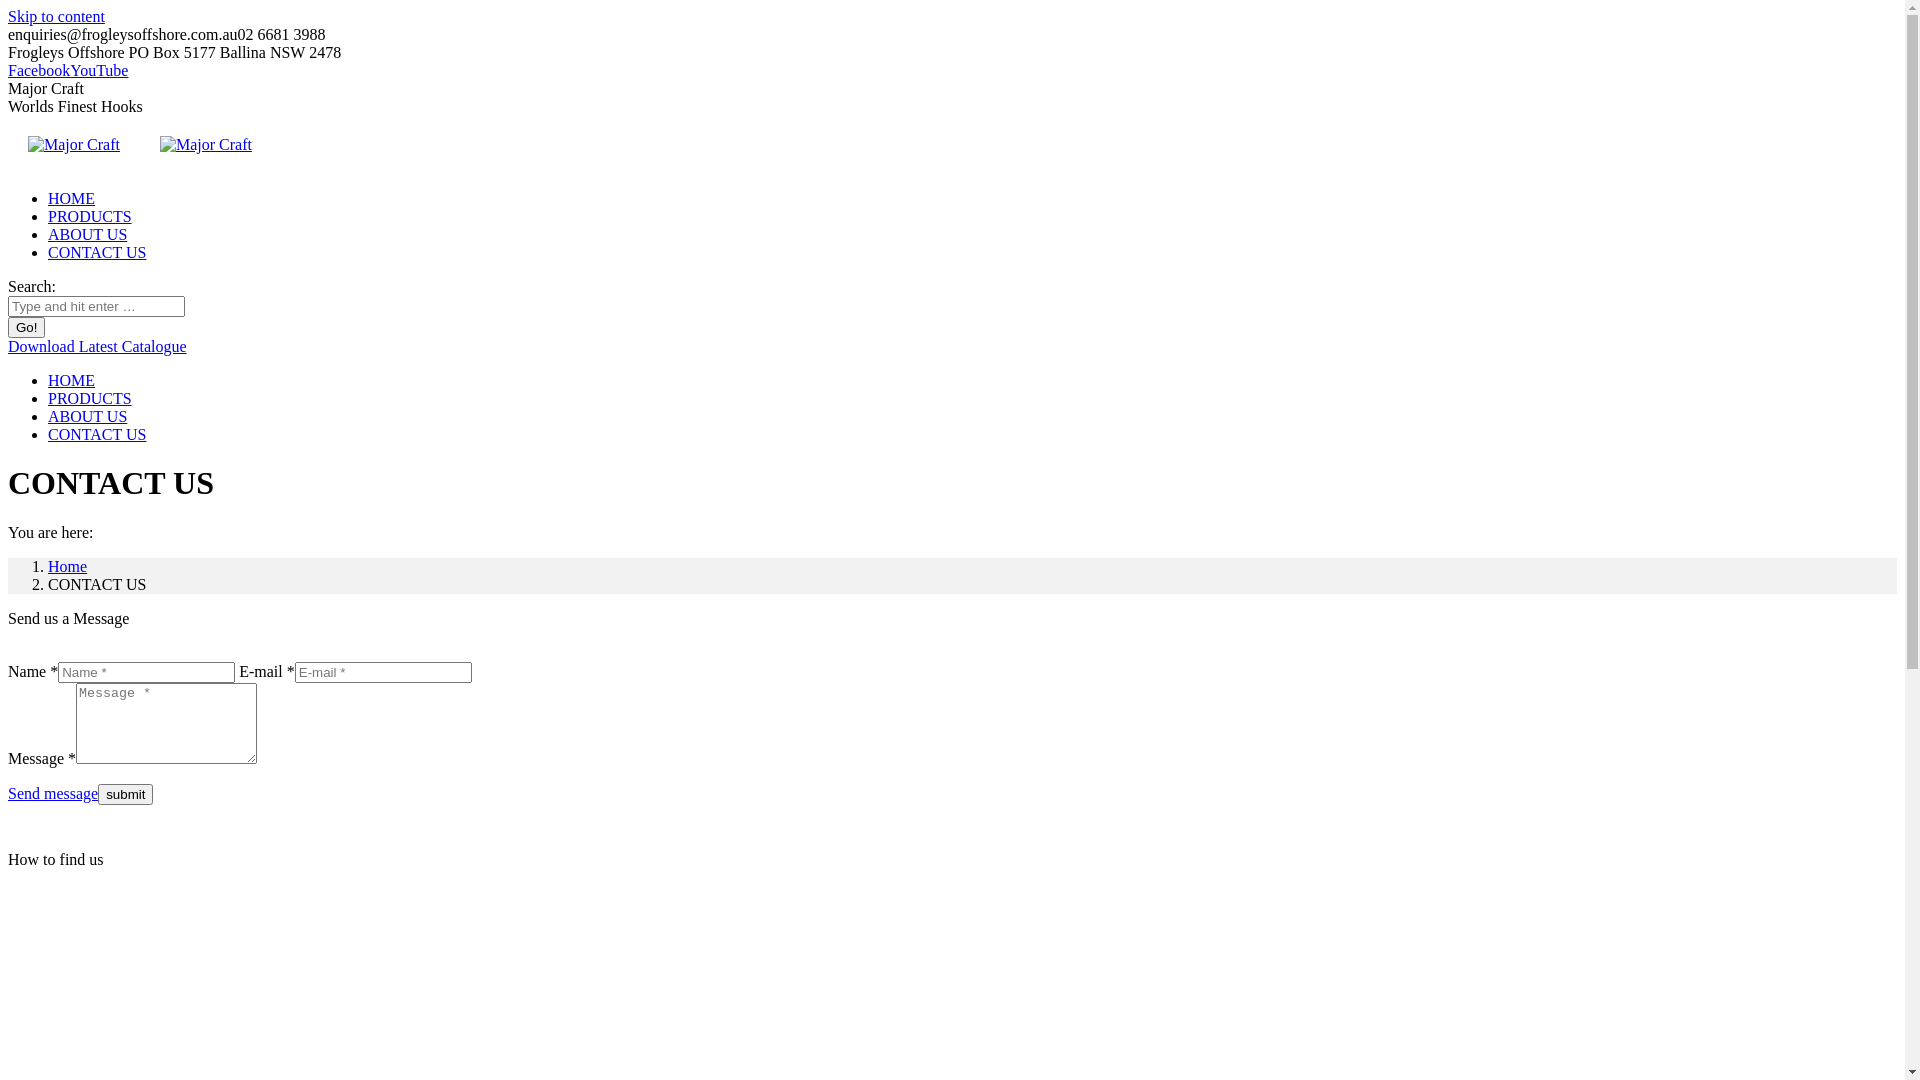  What do you see at coordinates (89, 398) in the screenshot?
I see `'PRODUCTS'` at bounding box center [89, 398].